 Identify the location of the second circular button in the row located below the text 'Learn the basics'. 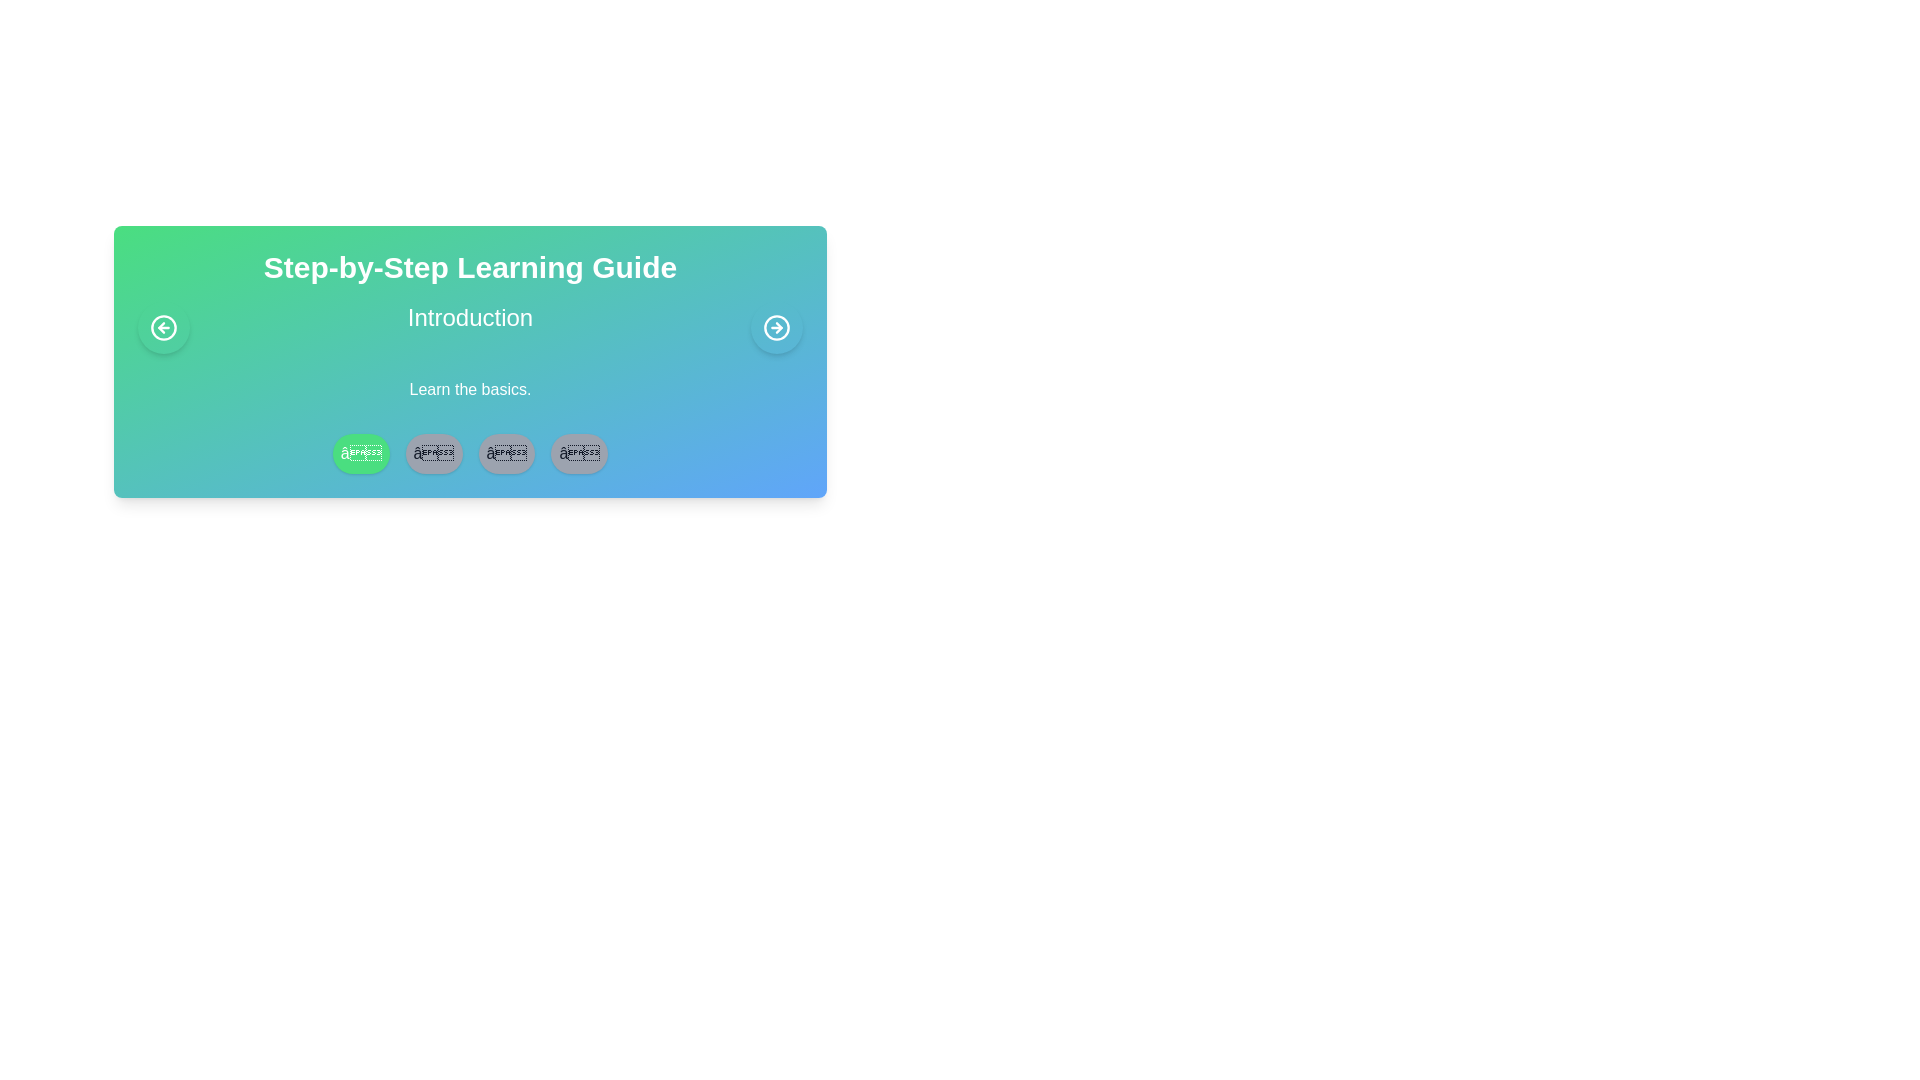
(433, 454).